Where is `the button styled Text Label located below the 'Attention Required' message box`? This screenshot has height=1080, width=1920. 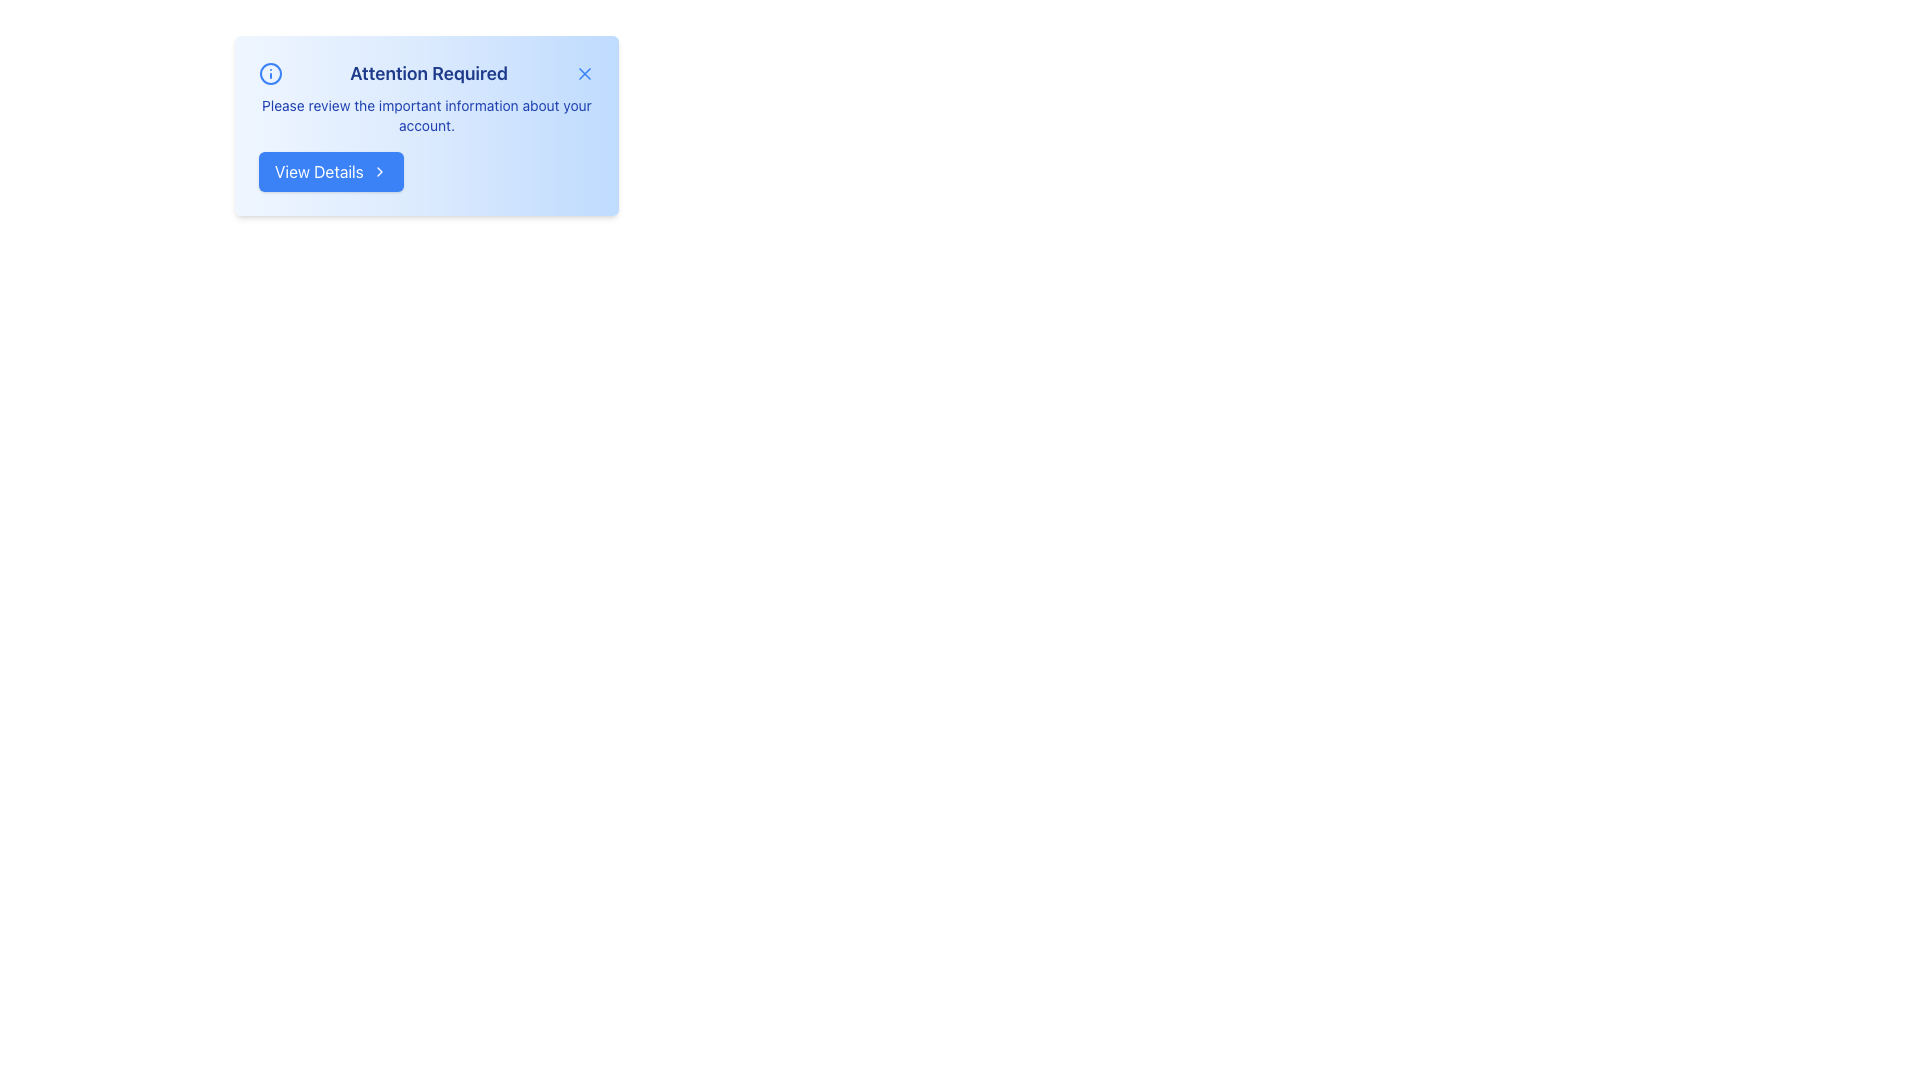 the button styled Text Label located below the 'Attention Required' message box is located at coordinates (318, 171).